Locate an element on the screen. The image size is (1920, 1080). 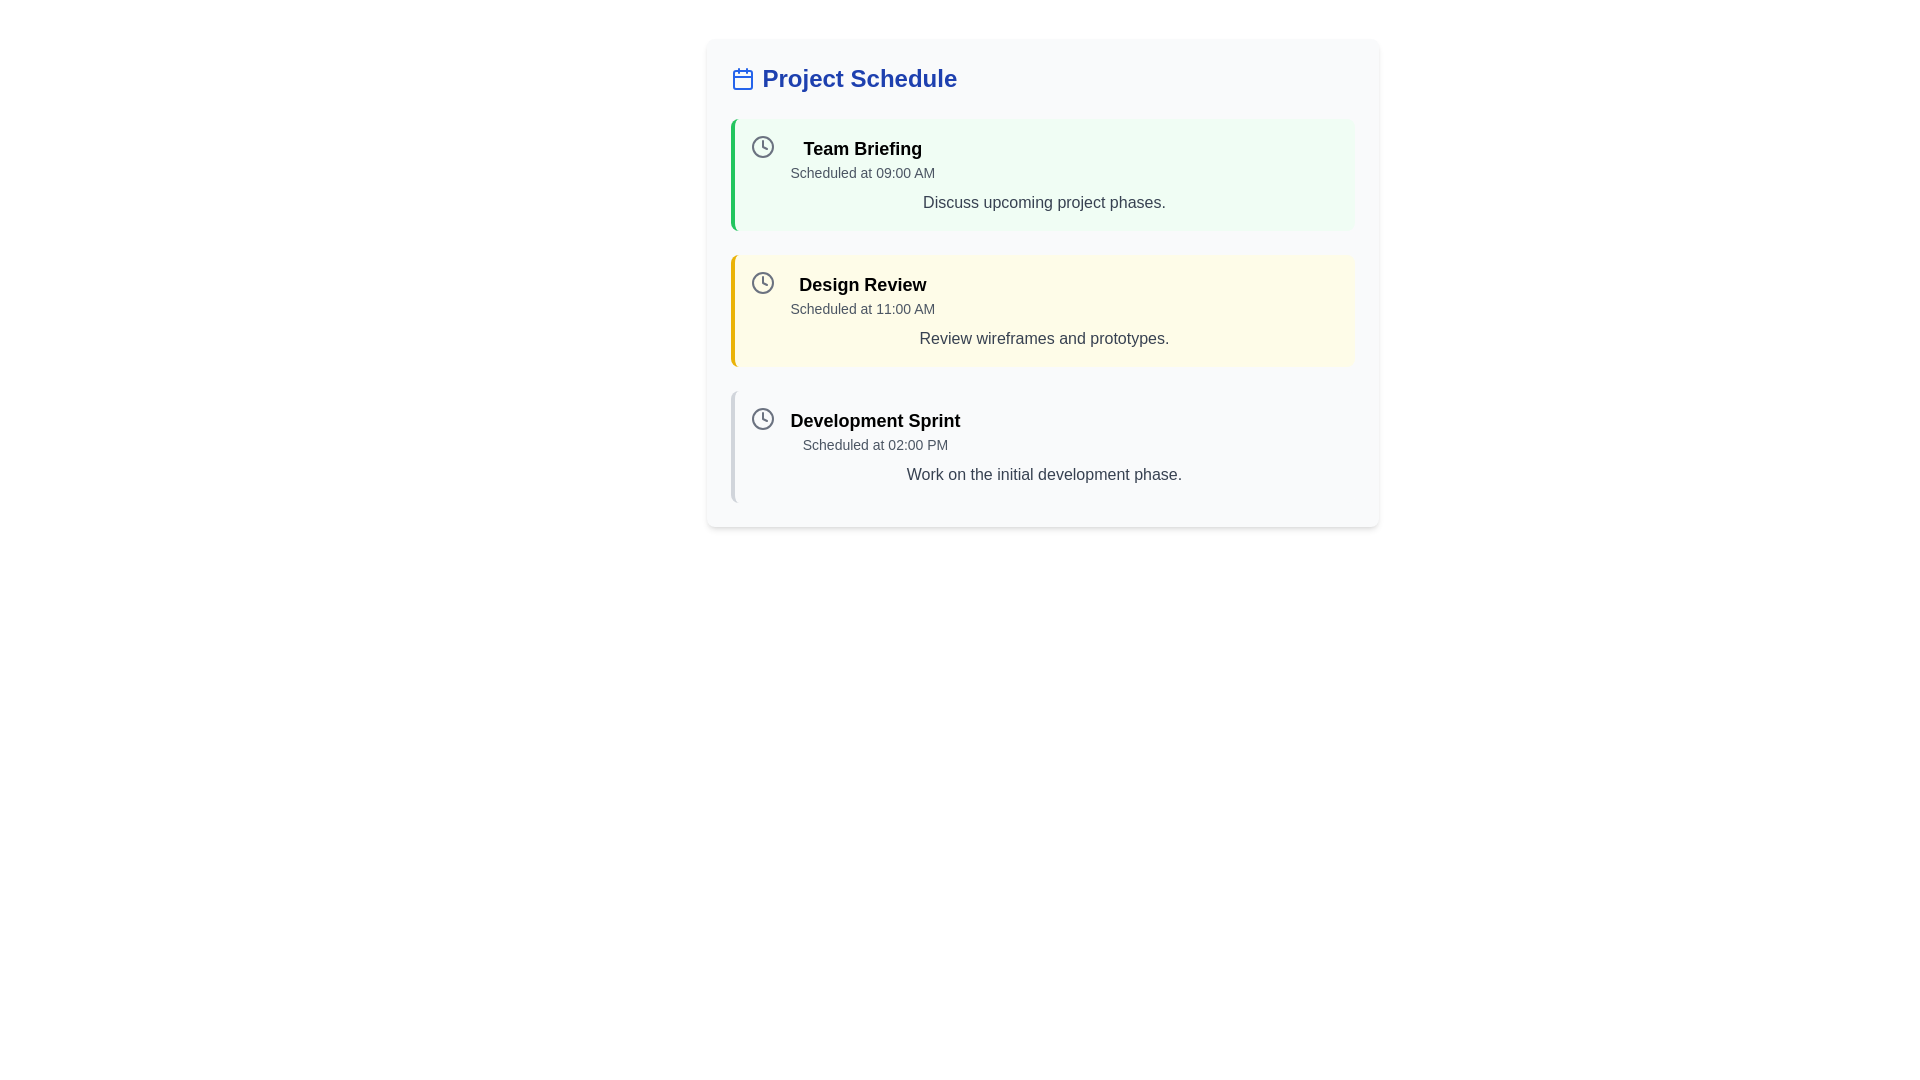
the third and last Informational Card in the vertical stack of event cards that displays scheduled event details is located at coordinates (1041, 446).